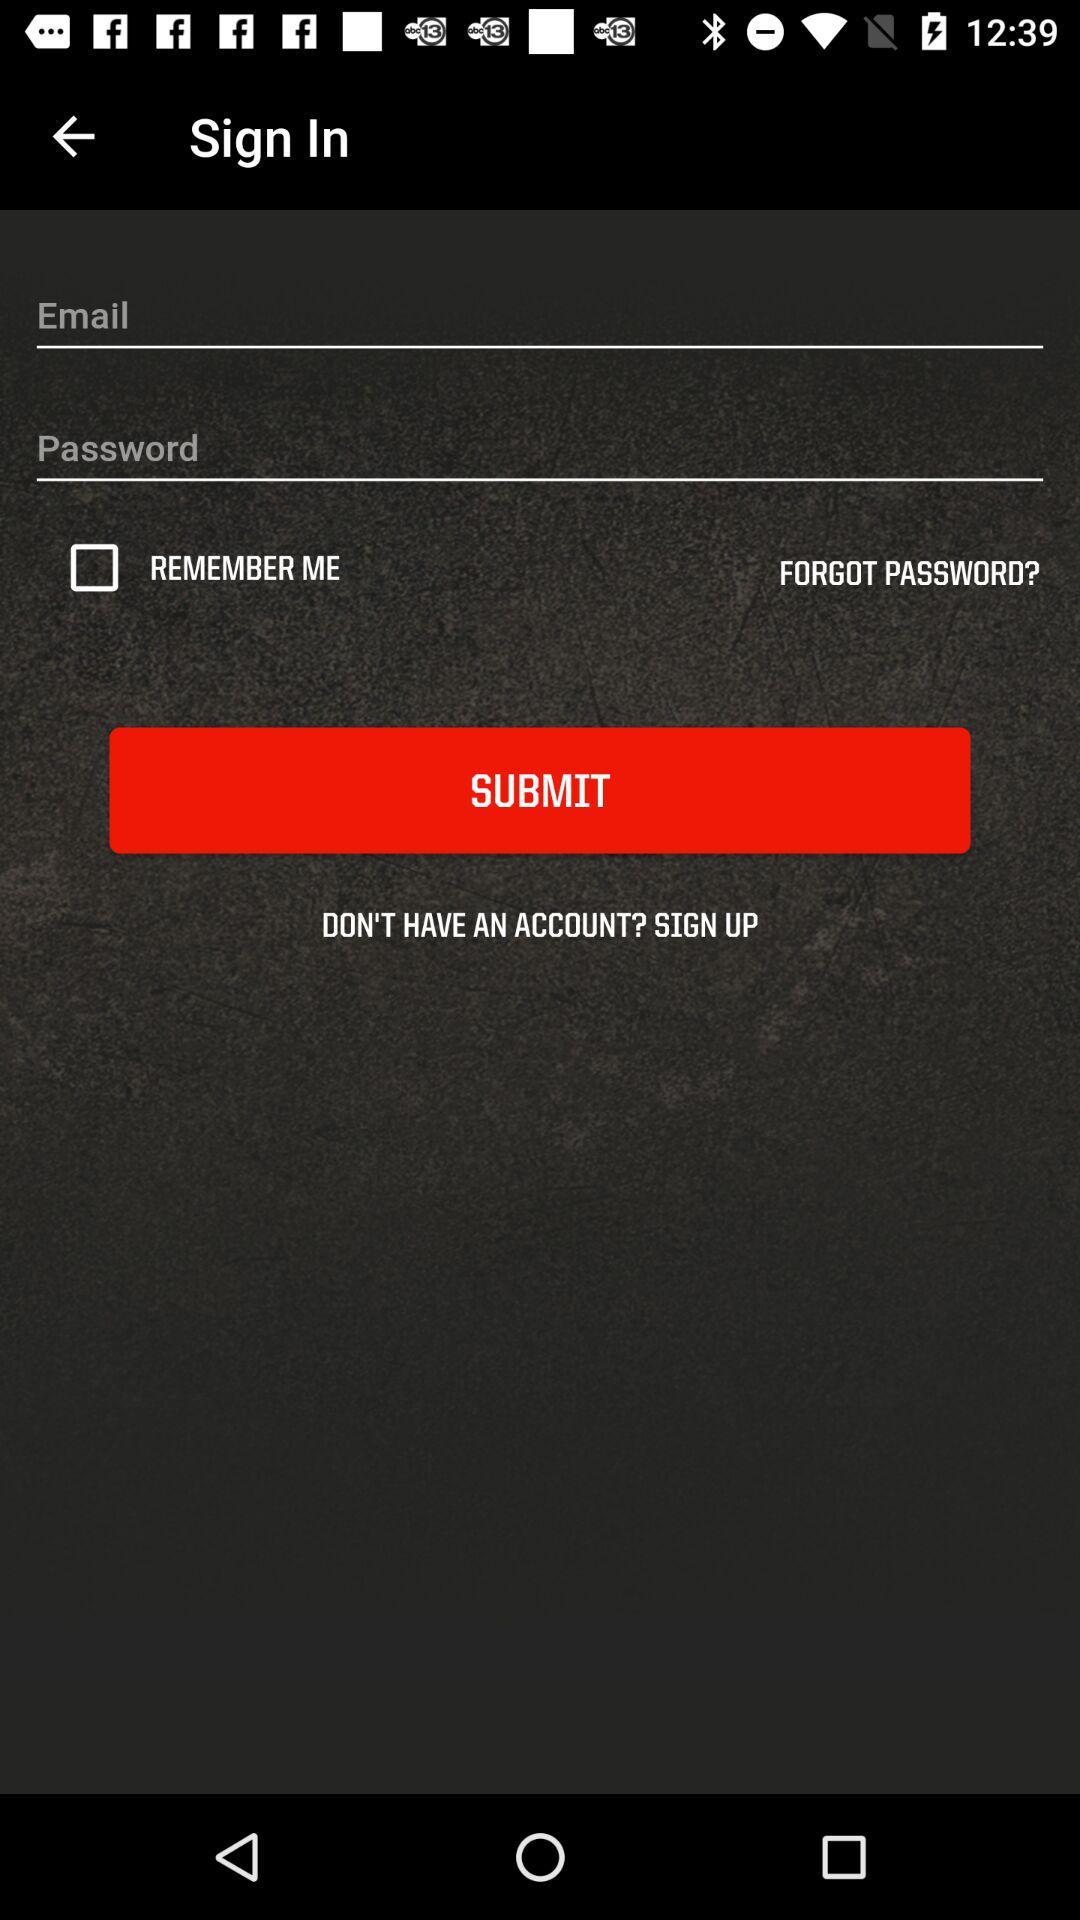 This screenshot has height=1920, width=1080. What do you see at coordinates (540, 789) in the screenshot?
I see `submit icon` at bounding box center [540, 789].